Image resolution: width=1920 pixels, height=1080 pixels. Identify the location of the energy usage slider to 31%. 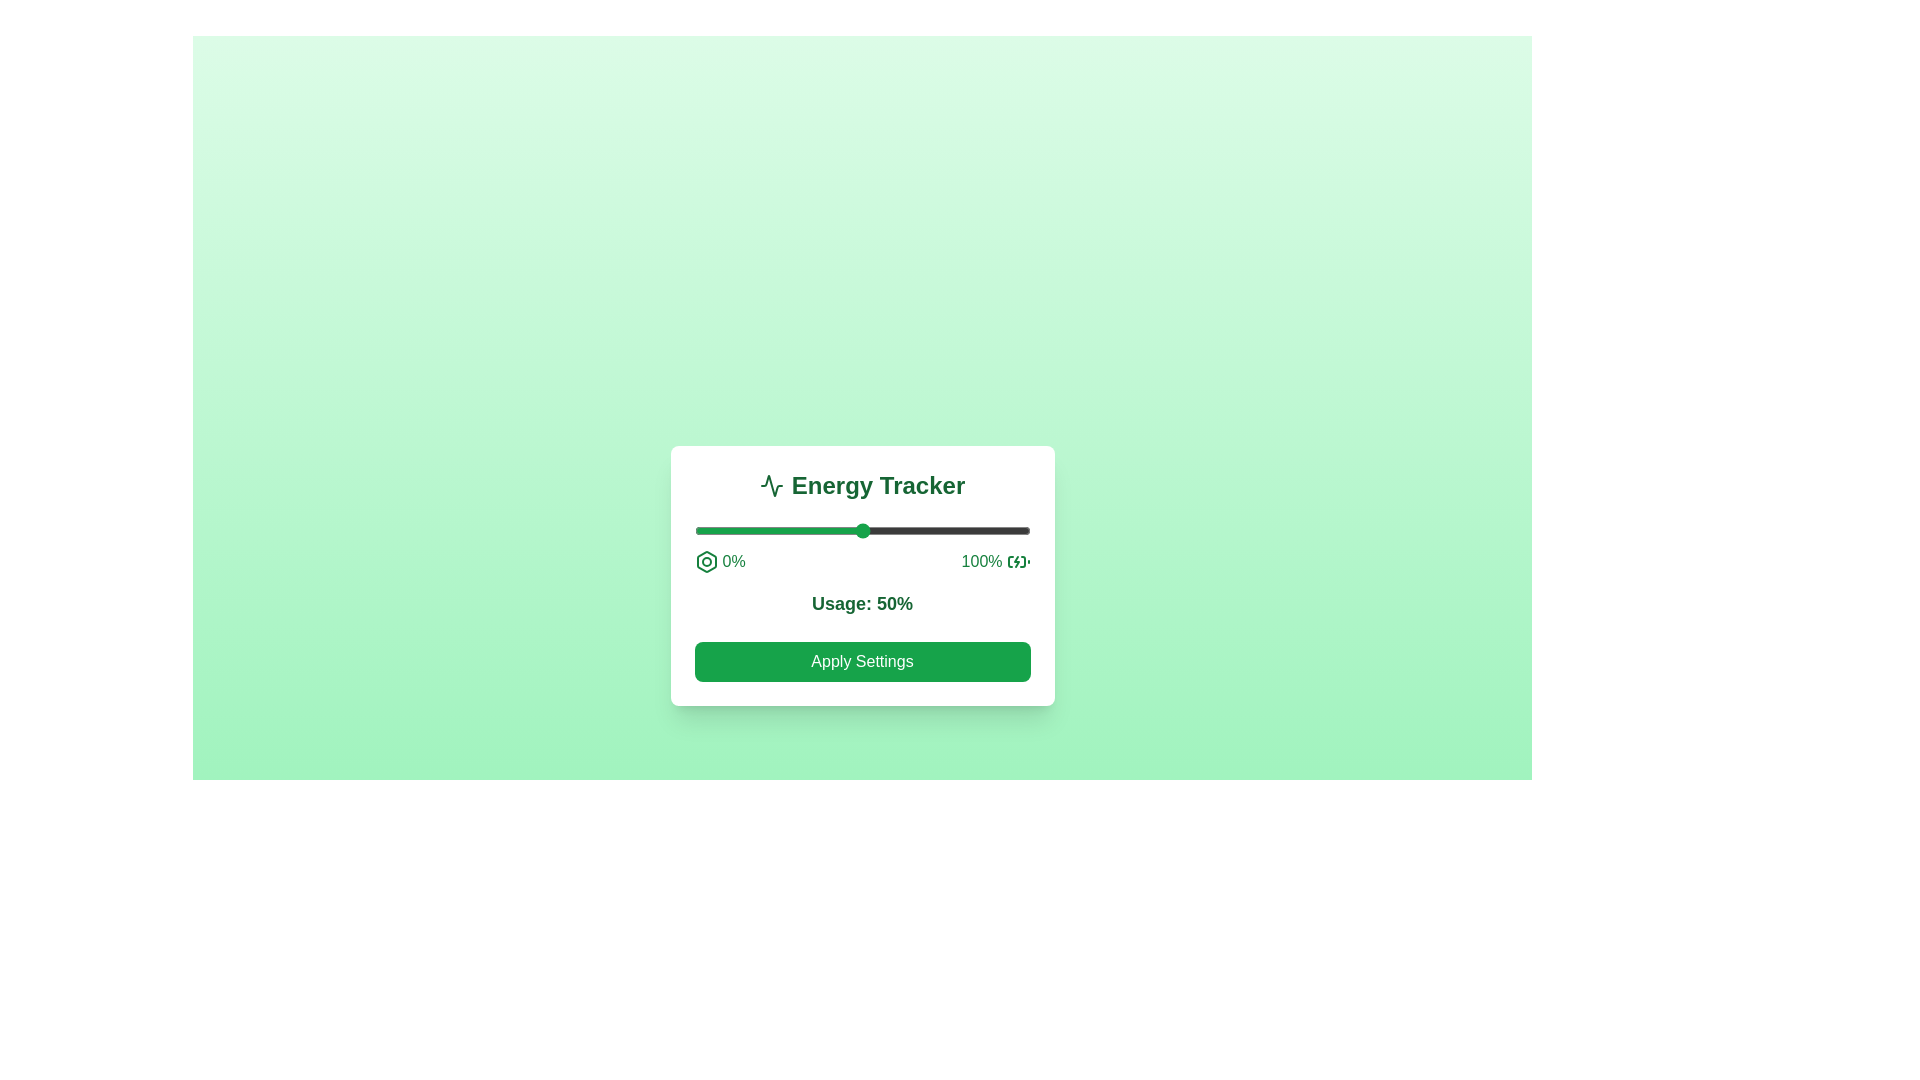
(797, 530).